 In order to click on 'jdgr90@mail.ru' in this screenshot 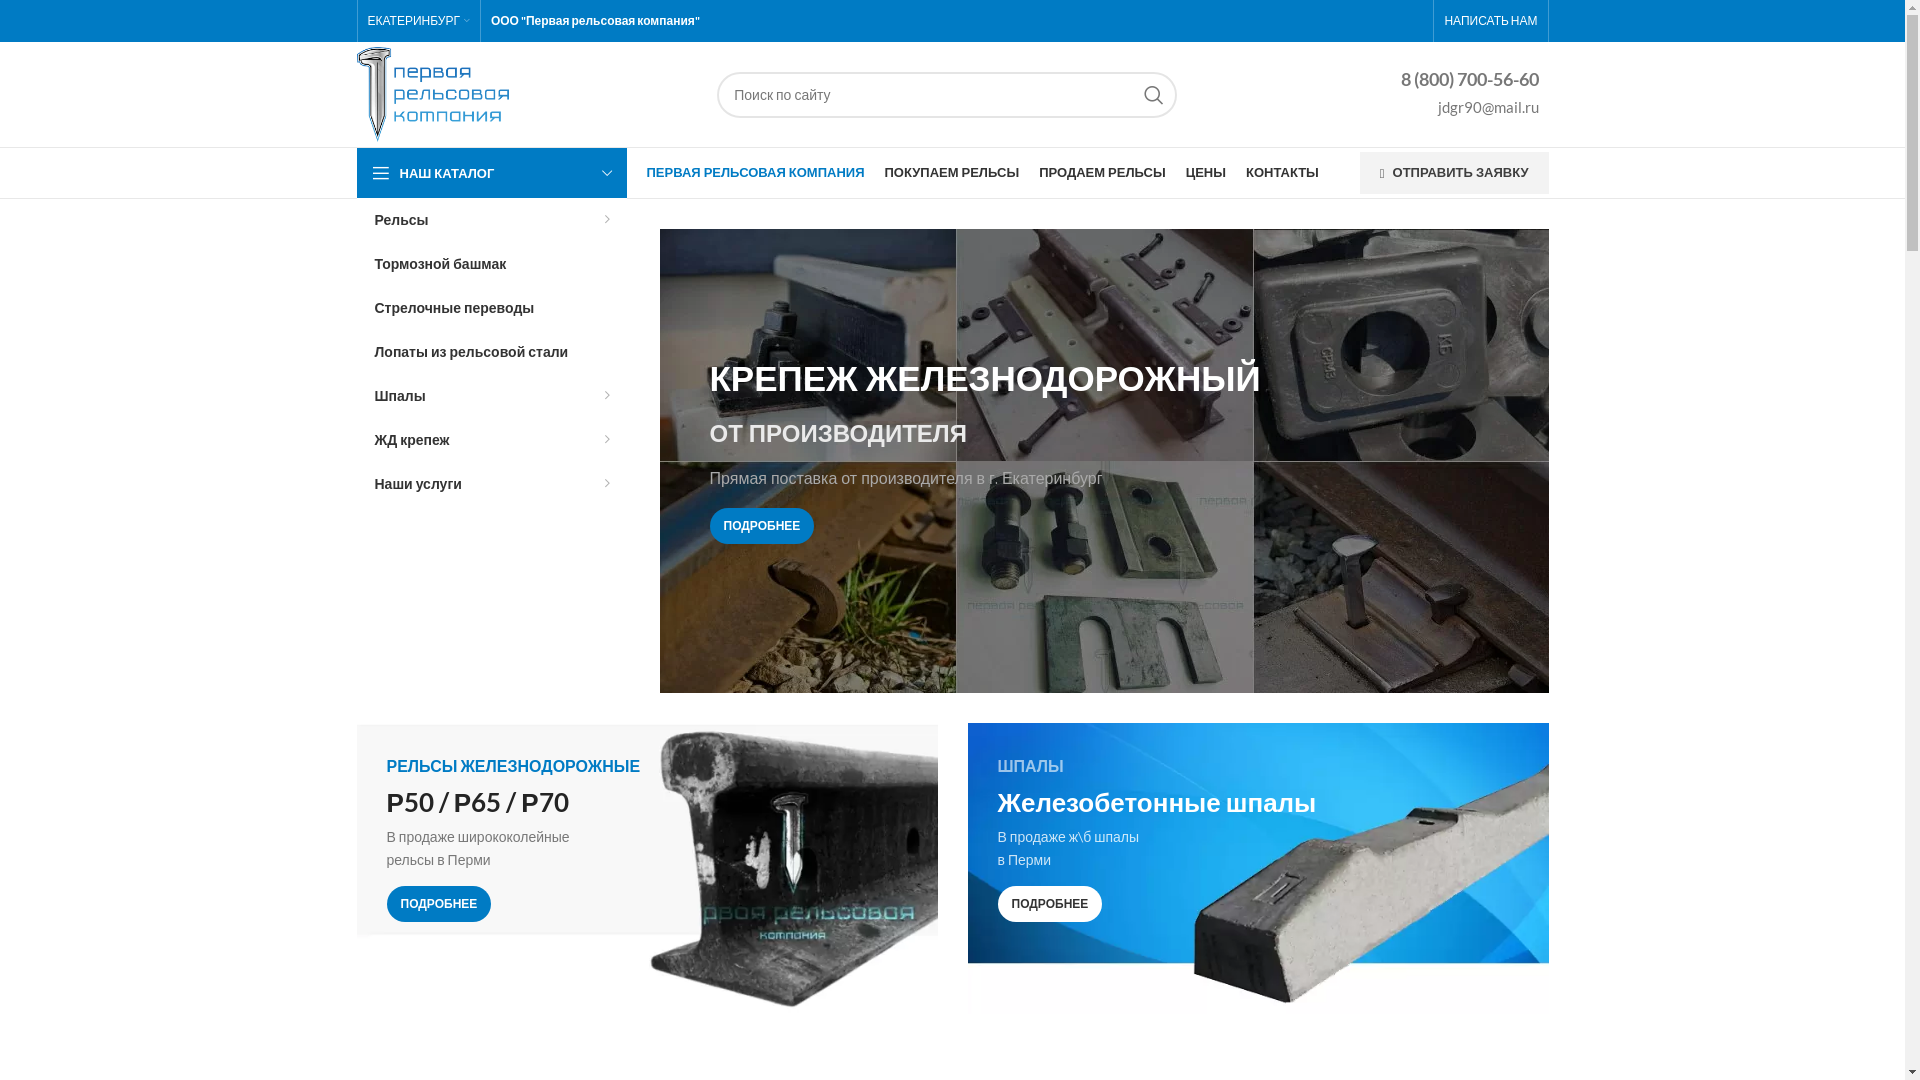, I will do `click(1468, 110)`.